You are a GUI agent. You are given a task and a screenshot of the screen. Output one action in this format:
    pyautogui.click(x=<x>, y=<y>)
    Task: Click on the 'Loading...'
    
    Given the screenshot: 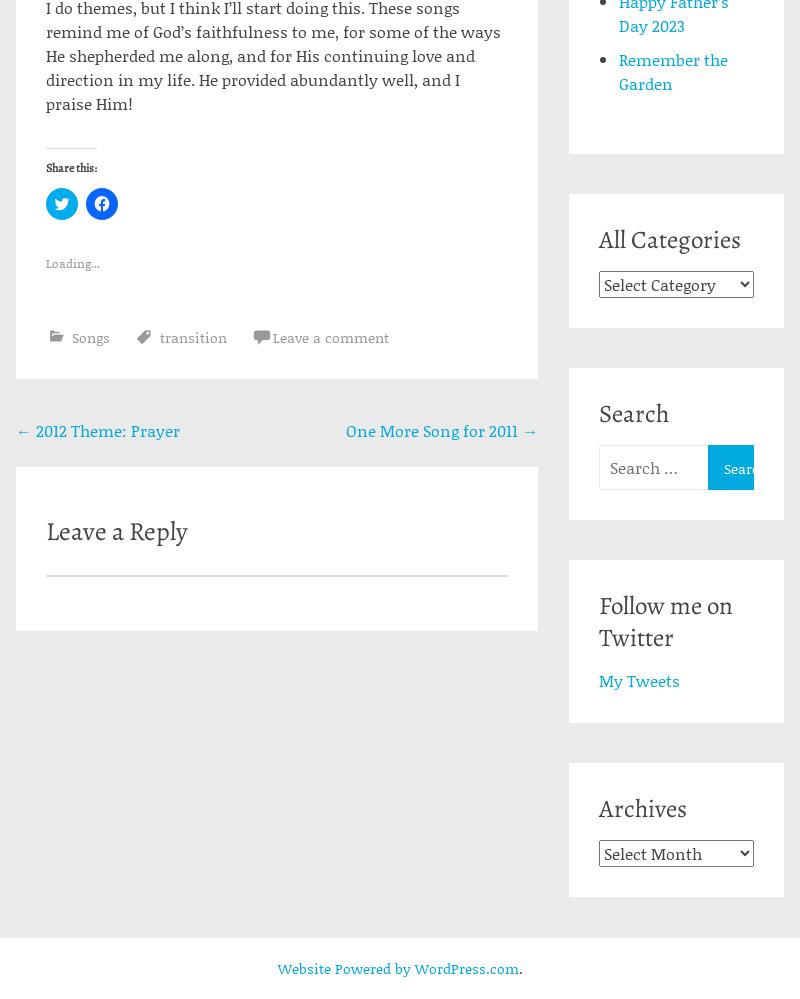 What is the action you would take?
    pyautogui.click(x=72, y=262)
    